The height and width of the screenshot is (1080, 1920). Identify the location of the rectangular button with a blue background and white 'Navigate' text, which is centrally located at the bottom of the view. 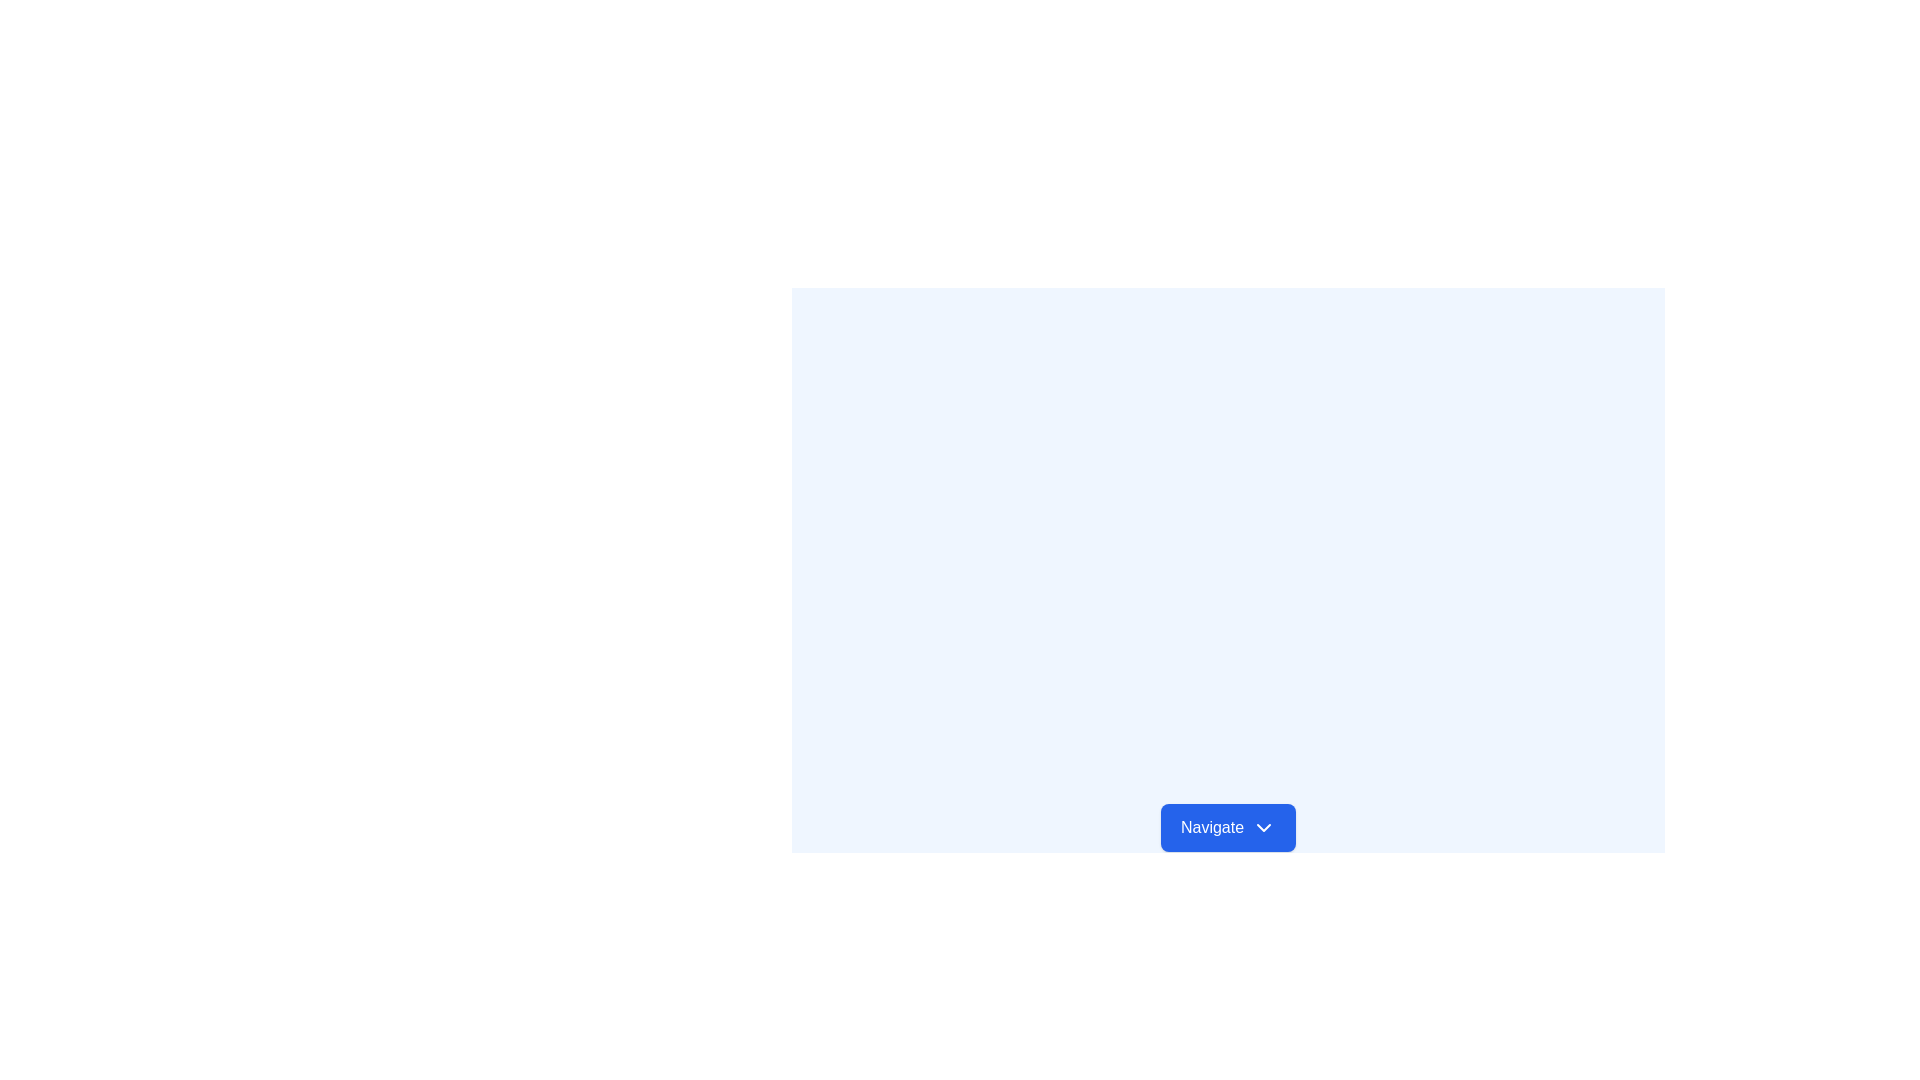
(1227, 828).